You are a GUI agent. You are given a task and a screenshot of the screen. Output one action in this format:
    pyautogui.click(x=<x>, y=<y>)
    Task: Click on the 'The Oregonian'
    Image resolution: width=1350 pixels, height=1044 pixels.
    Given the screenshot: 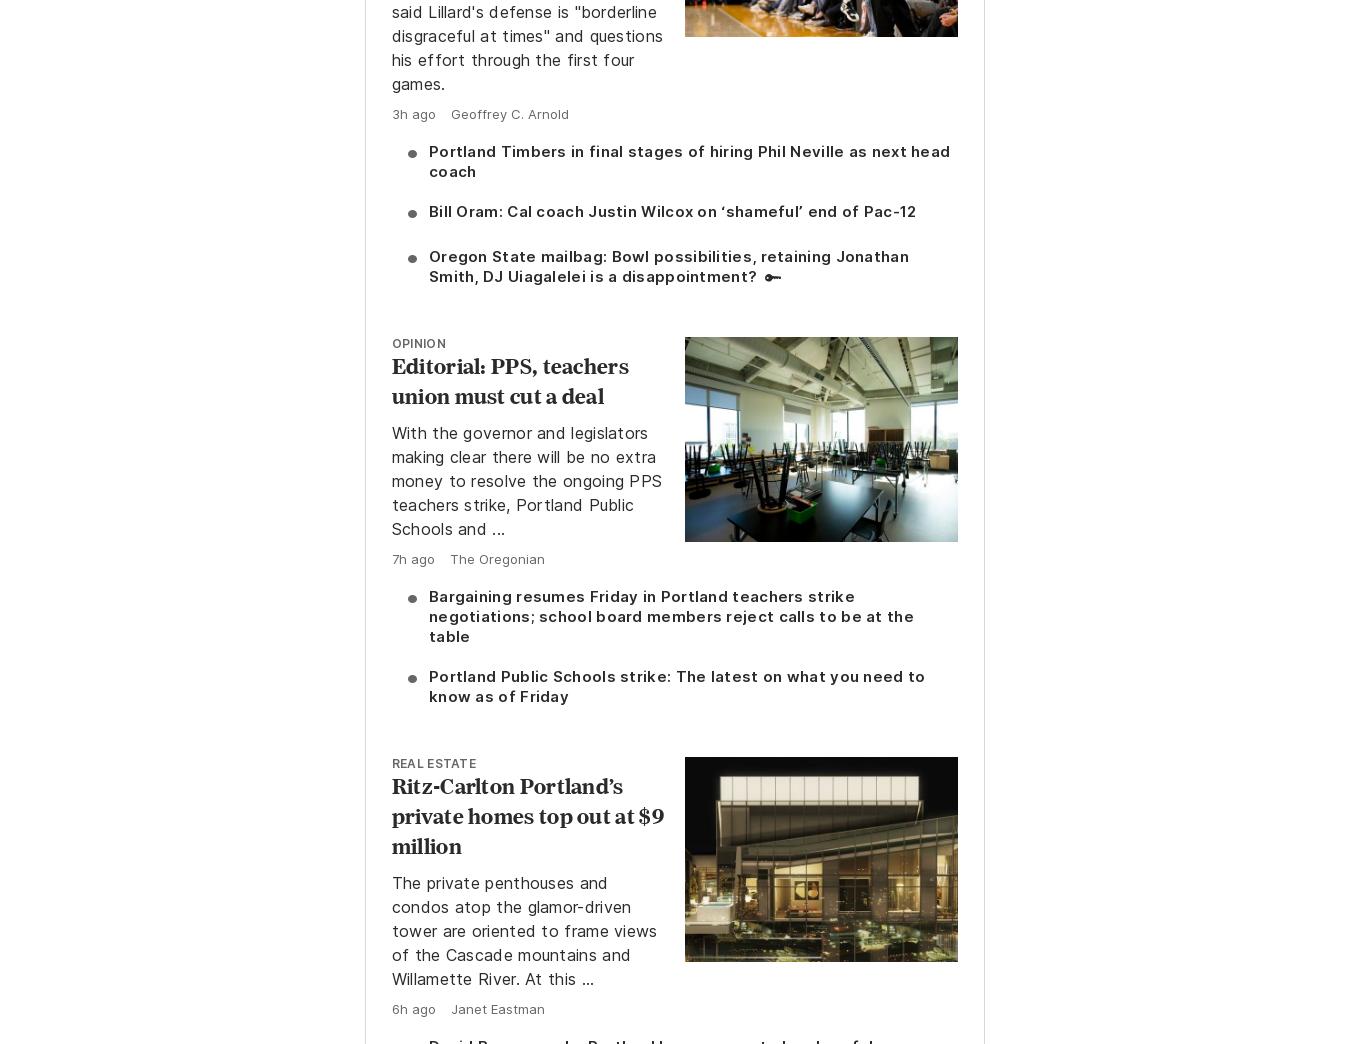 What is the action you would take?
    pyautogui.click(x=495, y=557)
    